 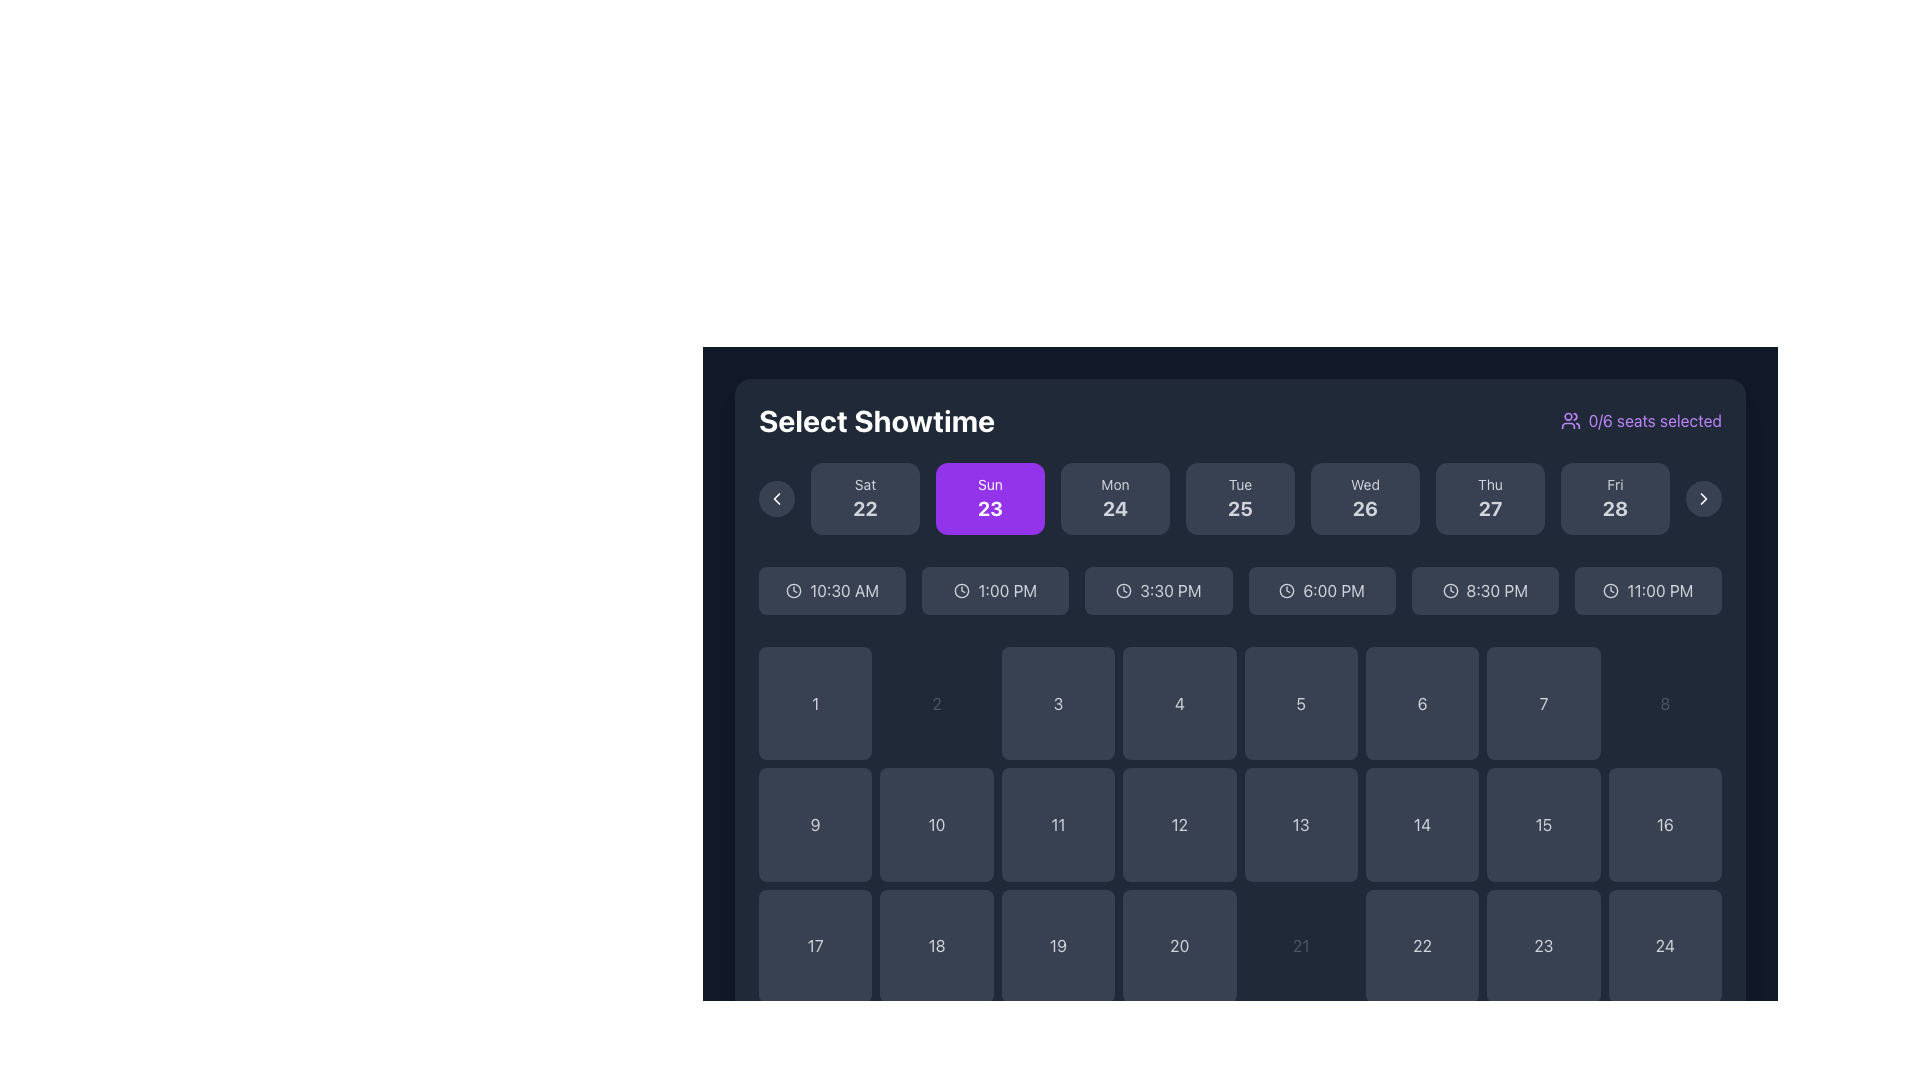 What do you see at coordinates (776, 497) in the screenshot?
I see `the chevron-left button in the SVG graphic` at bounding box center [776, 497].